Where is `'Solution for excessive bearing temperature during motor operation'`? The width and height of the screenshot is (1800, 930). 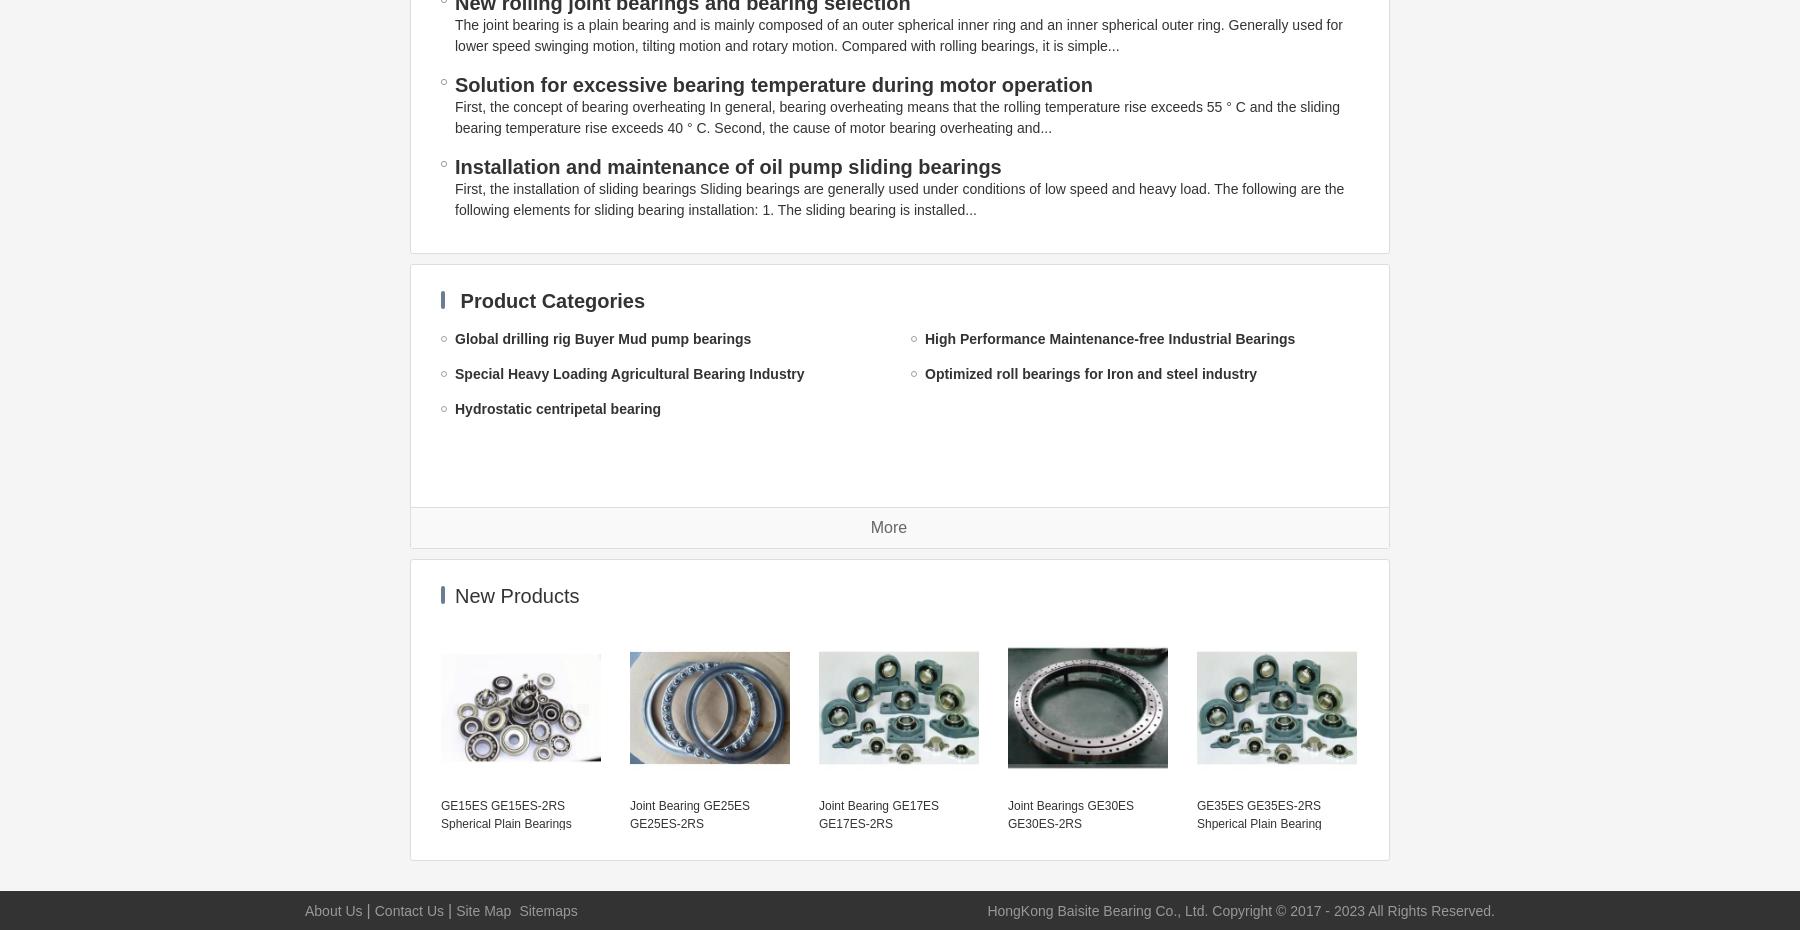 'Solution for excessive bearing temperature during motor operation' is located at coordinates (772, 85).